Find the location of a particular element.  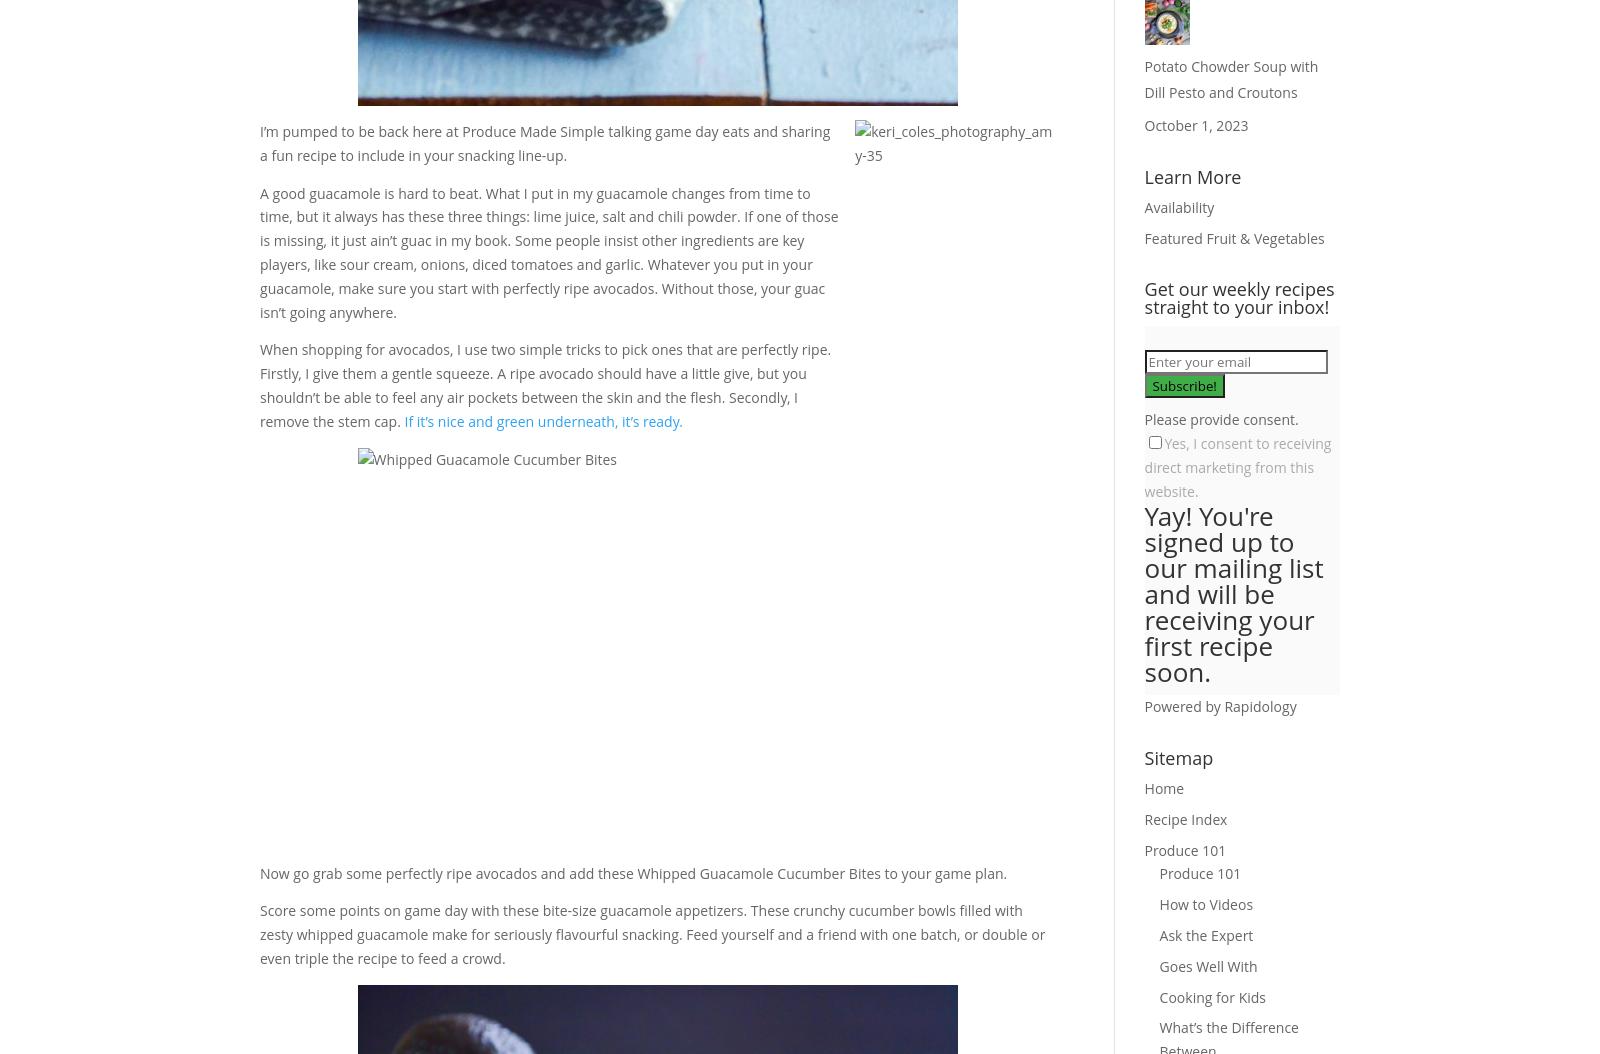

'Yay! You're signed up to our mailing list and will be receiving your first recipe soon.' is located at coordinates (1232, 593).